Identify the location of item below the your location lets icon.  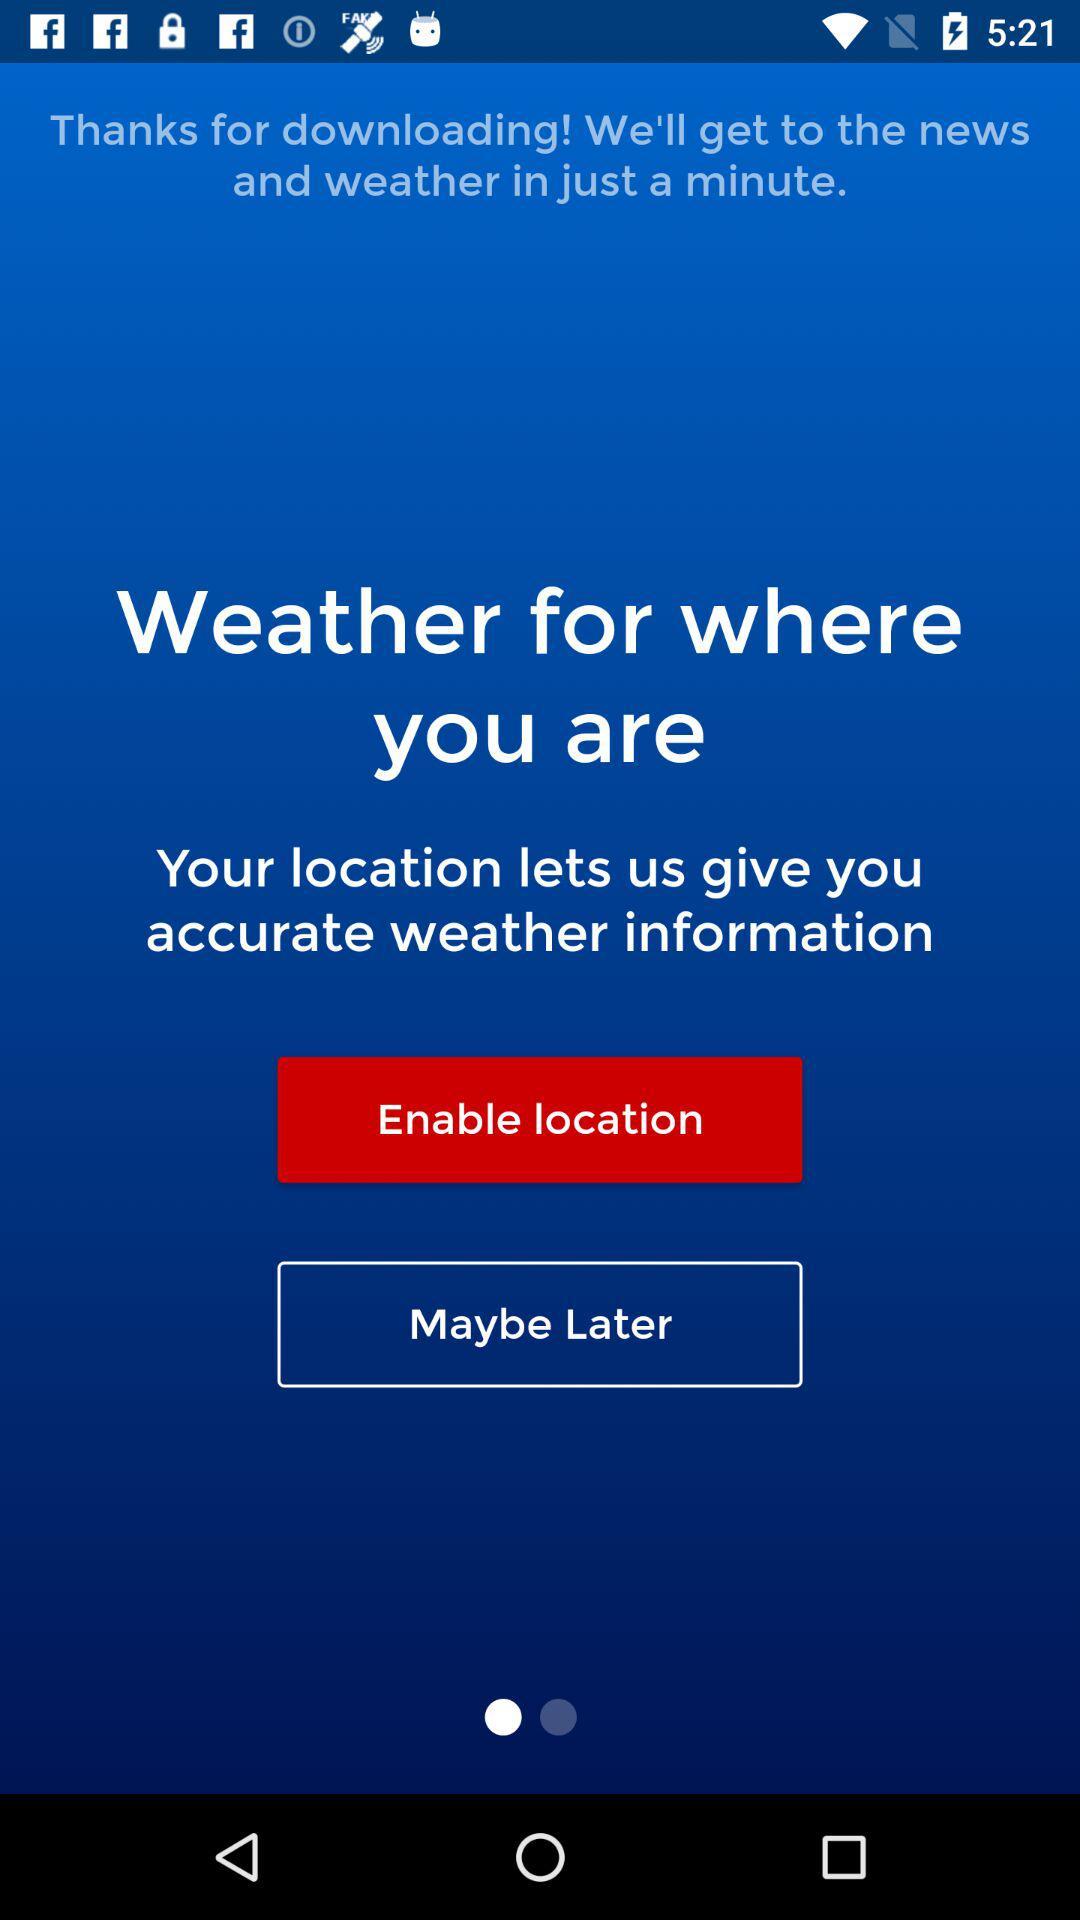
(540, 1118).